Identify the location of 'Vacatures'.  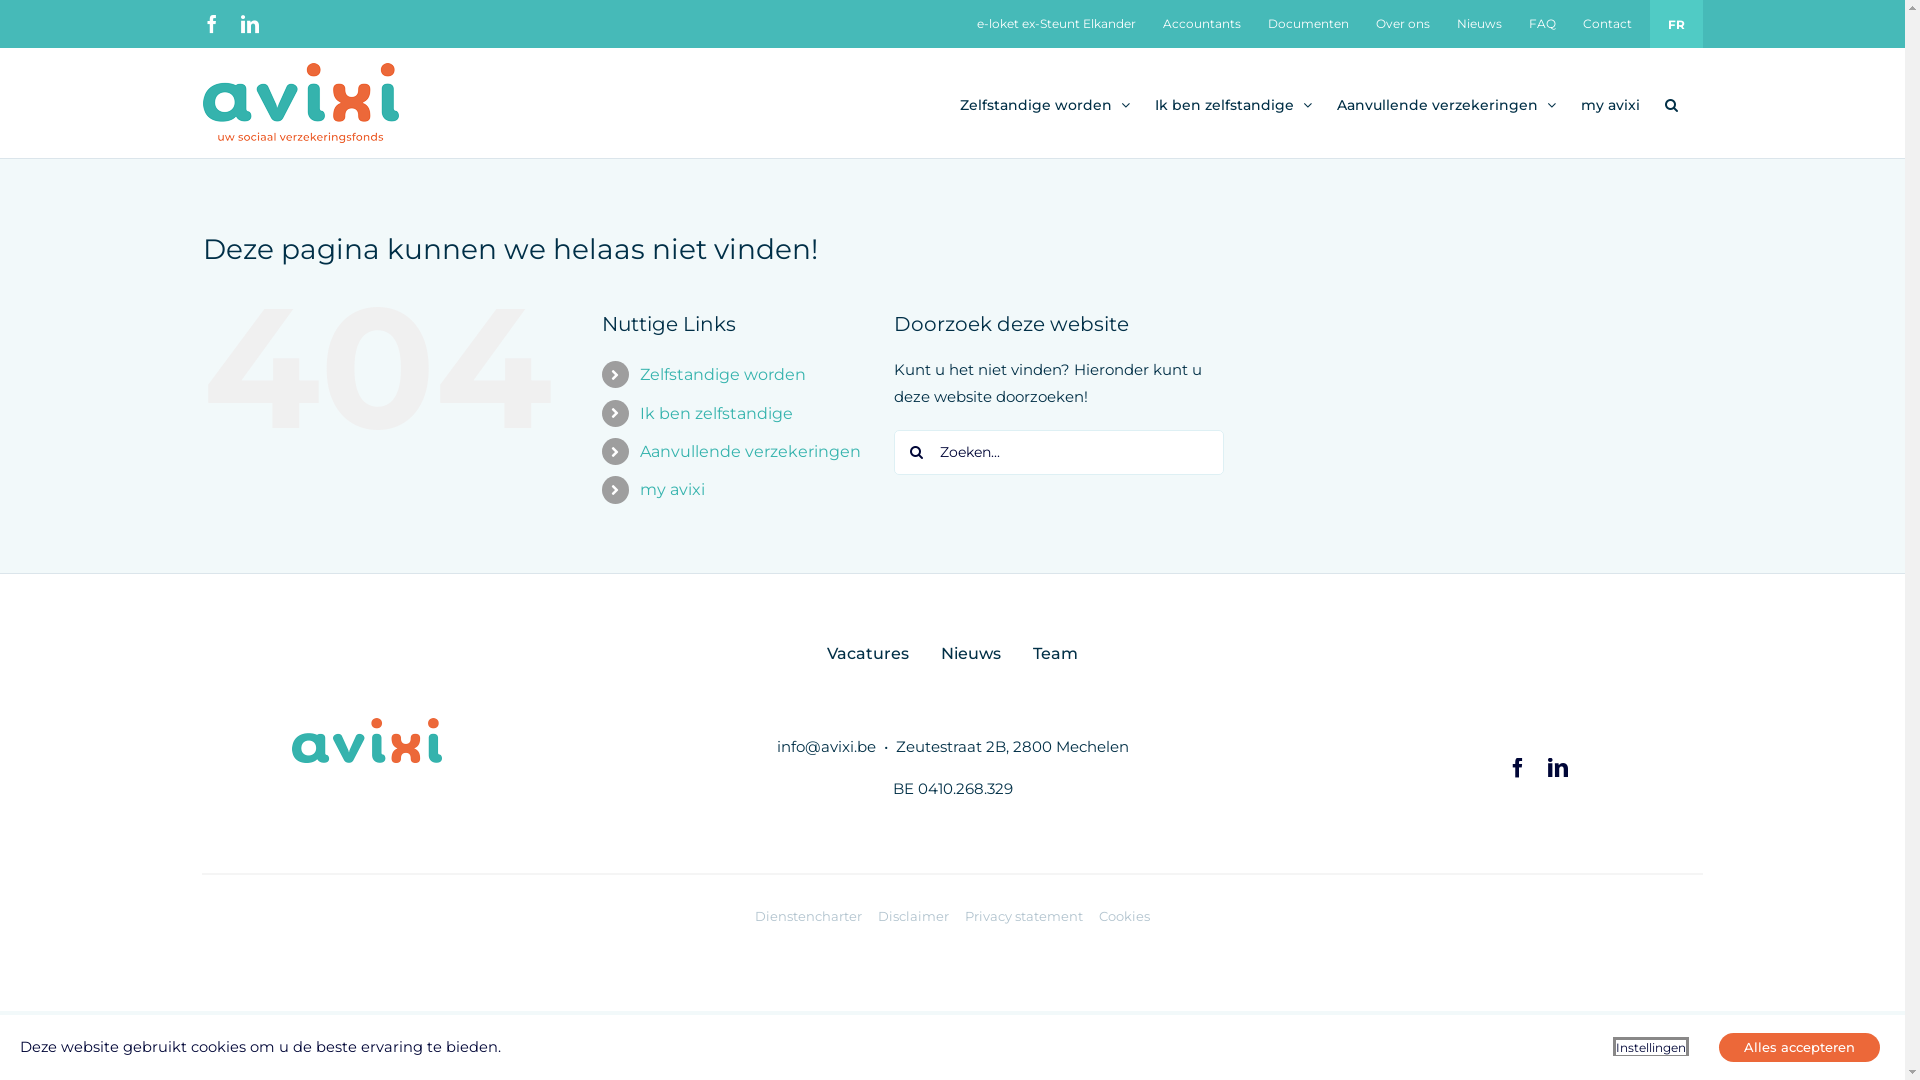
(826, 654).